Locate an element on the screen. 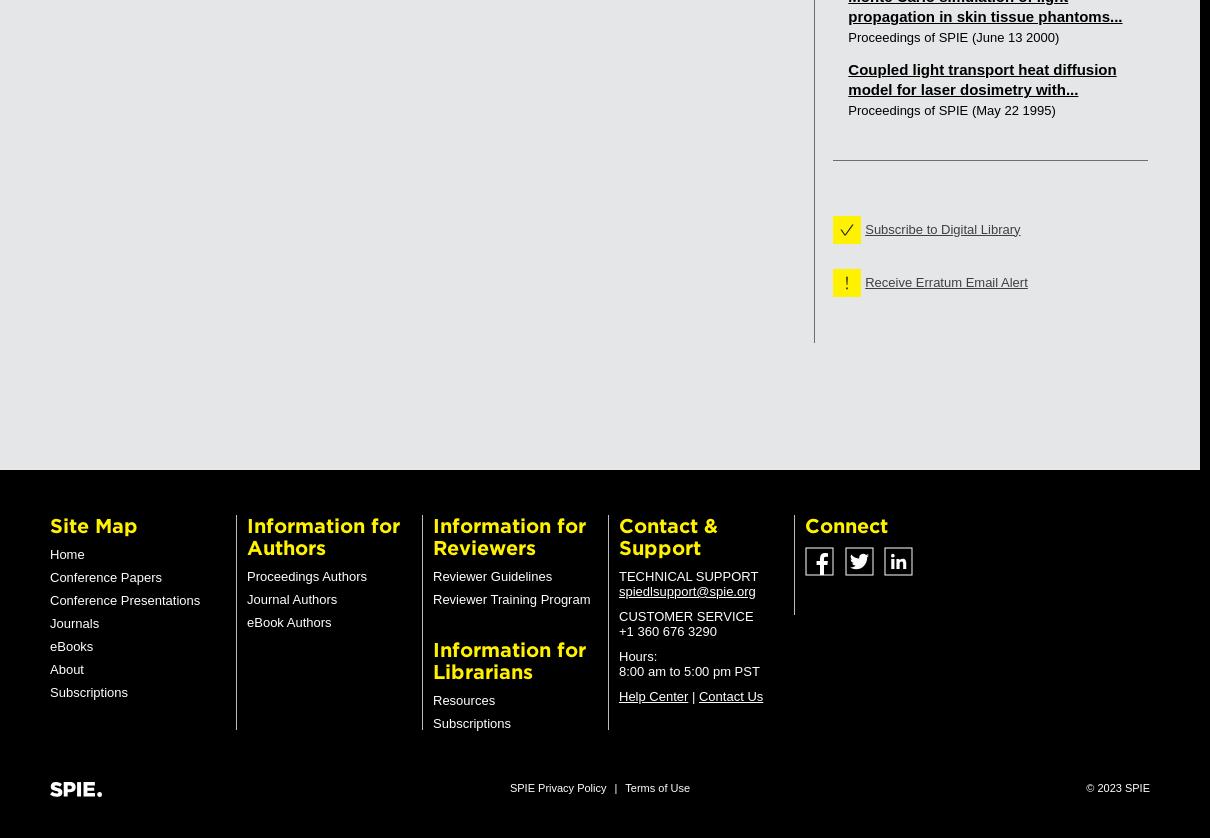 Image resolution: width=1210 pixels, height=838 pixels. 'Journal Authors' is located at coordinates (290, 599).